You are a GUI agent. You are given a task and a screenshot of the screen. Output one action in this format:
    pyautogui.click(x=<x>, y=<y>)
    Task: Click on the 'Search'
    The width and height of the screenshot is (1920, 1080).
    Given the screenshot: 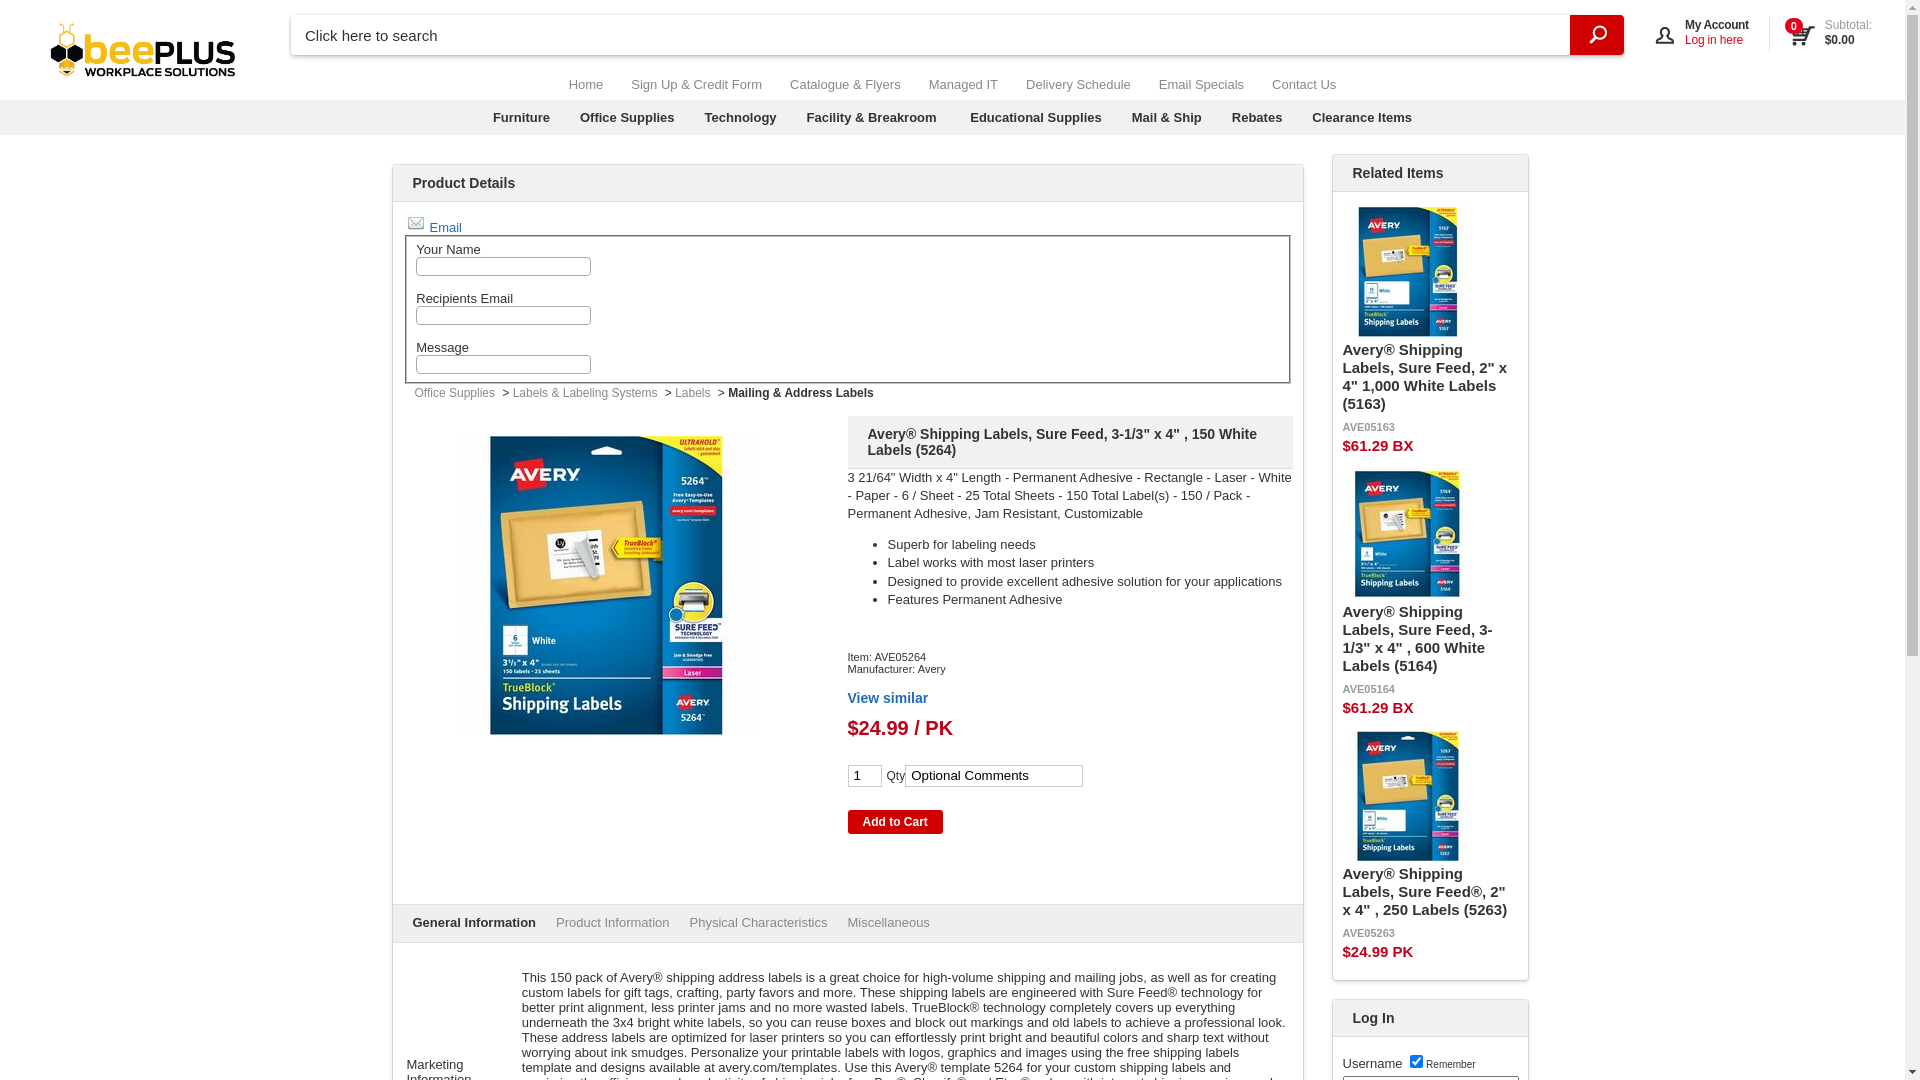 What is the action you would take?
    pyautogui.click(x=1596, y=34)
    